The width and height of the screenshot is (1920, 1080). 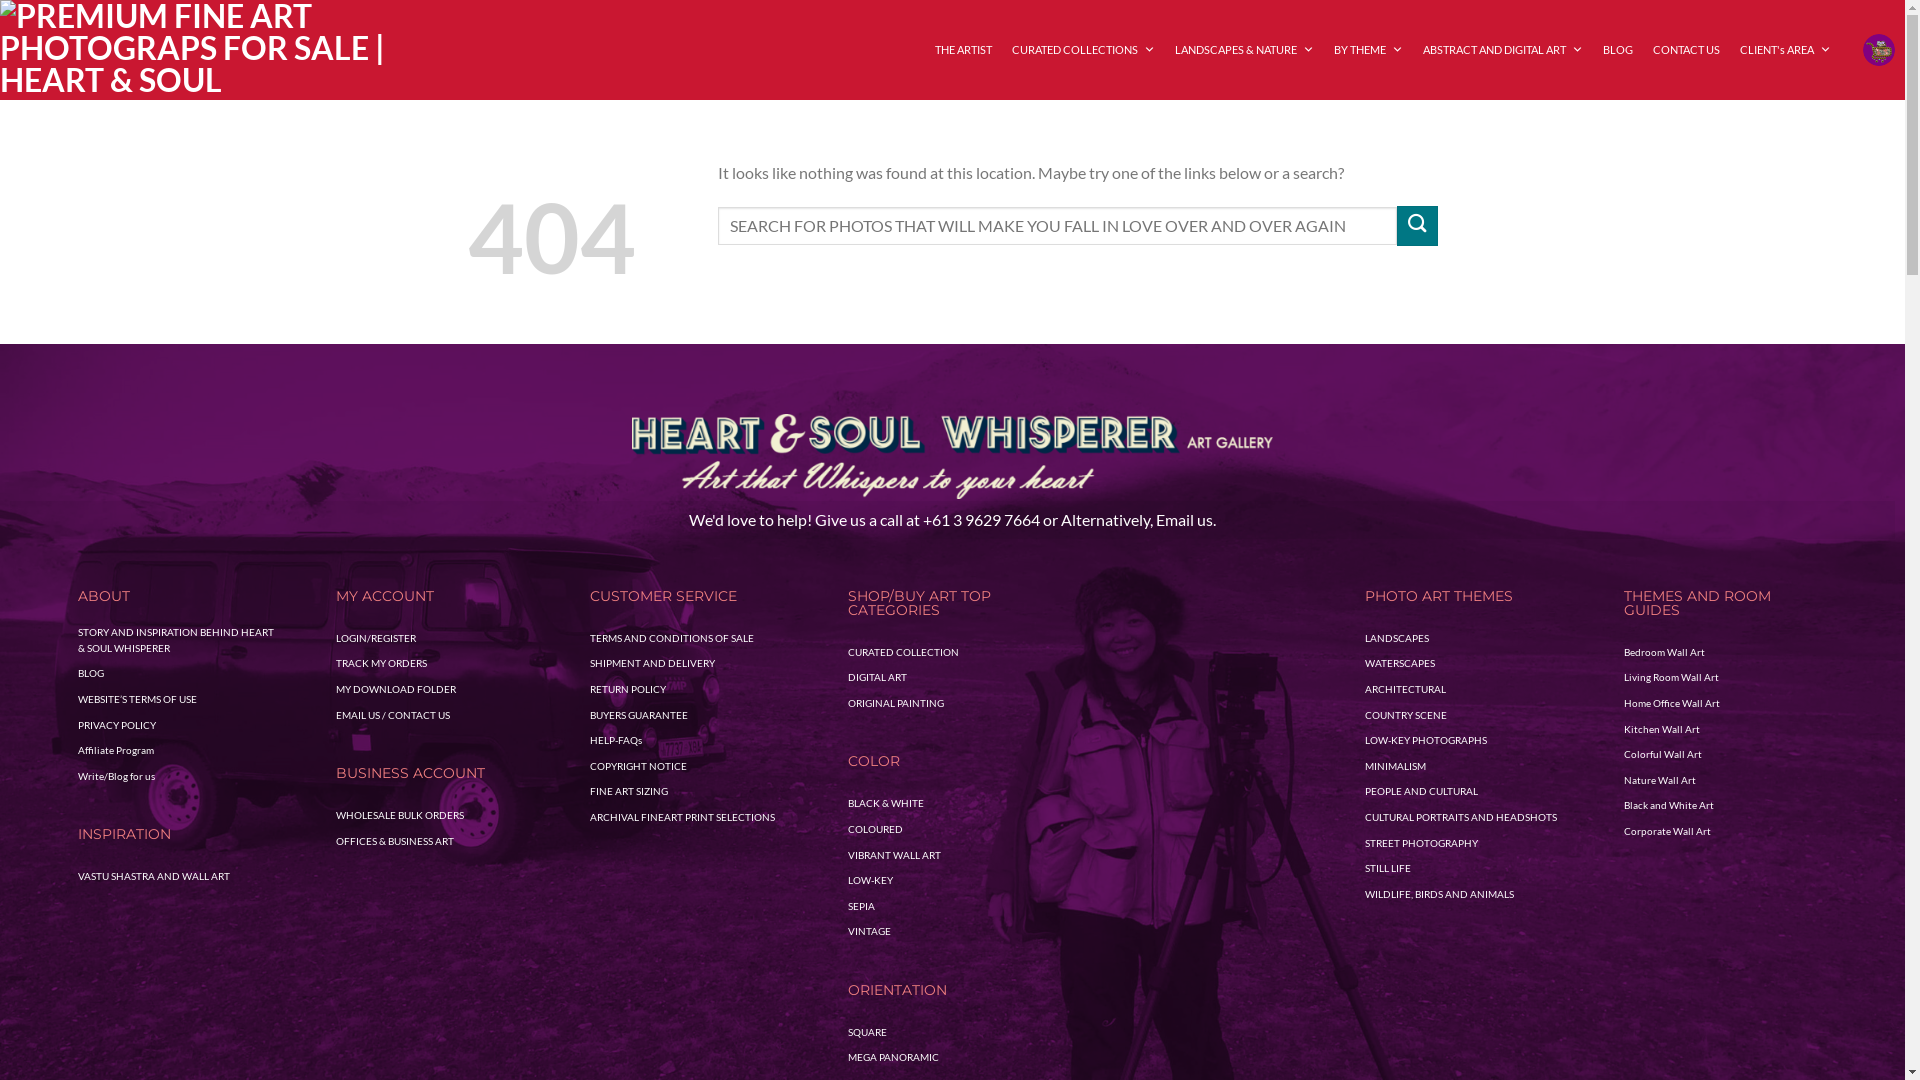 What do you see at coordinates (902, 651) in the screenshot?
I see `'CURATED COLLECTION'` at bounding box center [902, 651].